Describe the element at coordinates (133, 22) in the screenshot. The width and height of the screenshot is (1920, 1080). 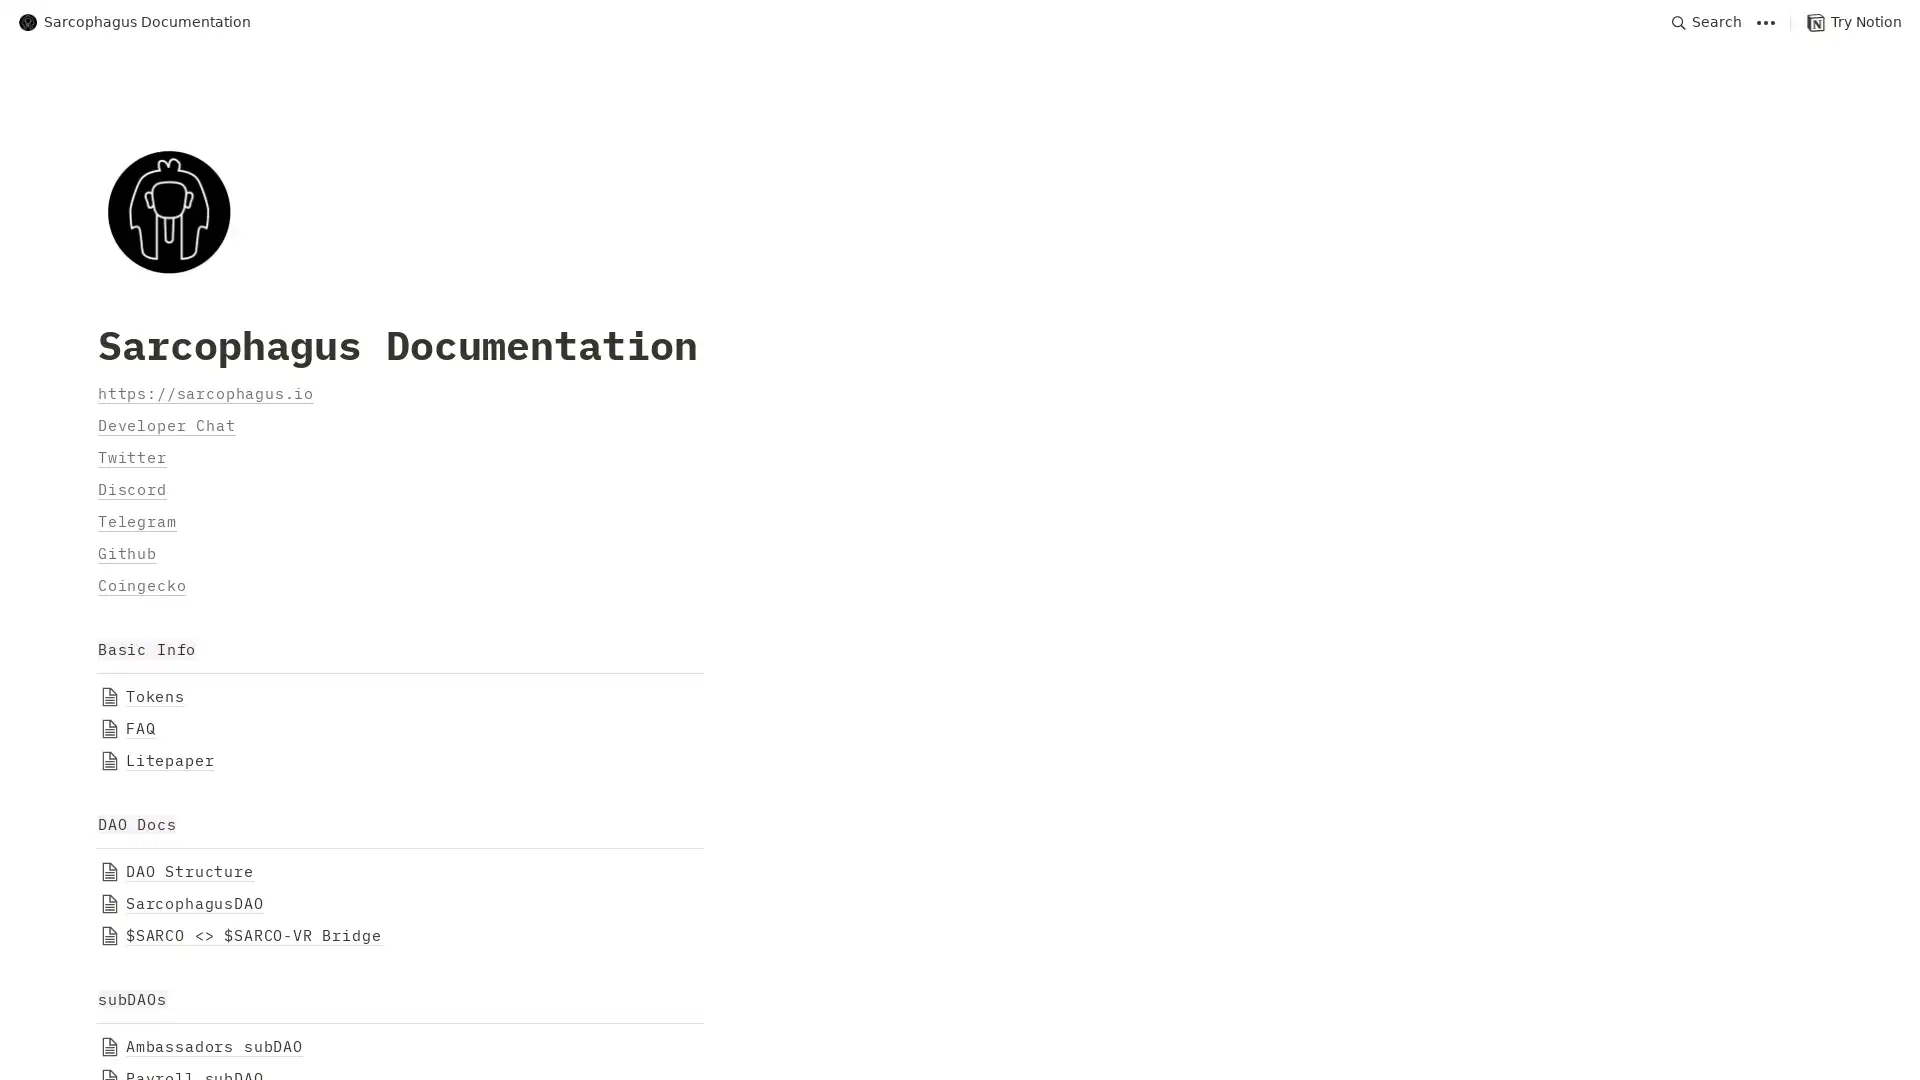
I see `Sarcophagus Documentation` at that location.